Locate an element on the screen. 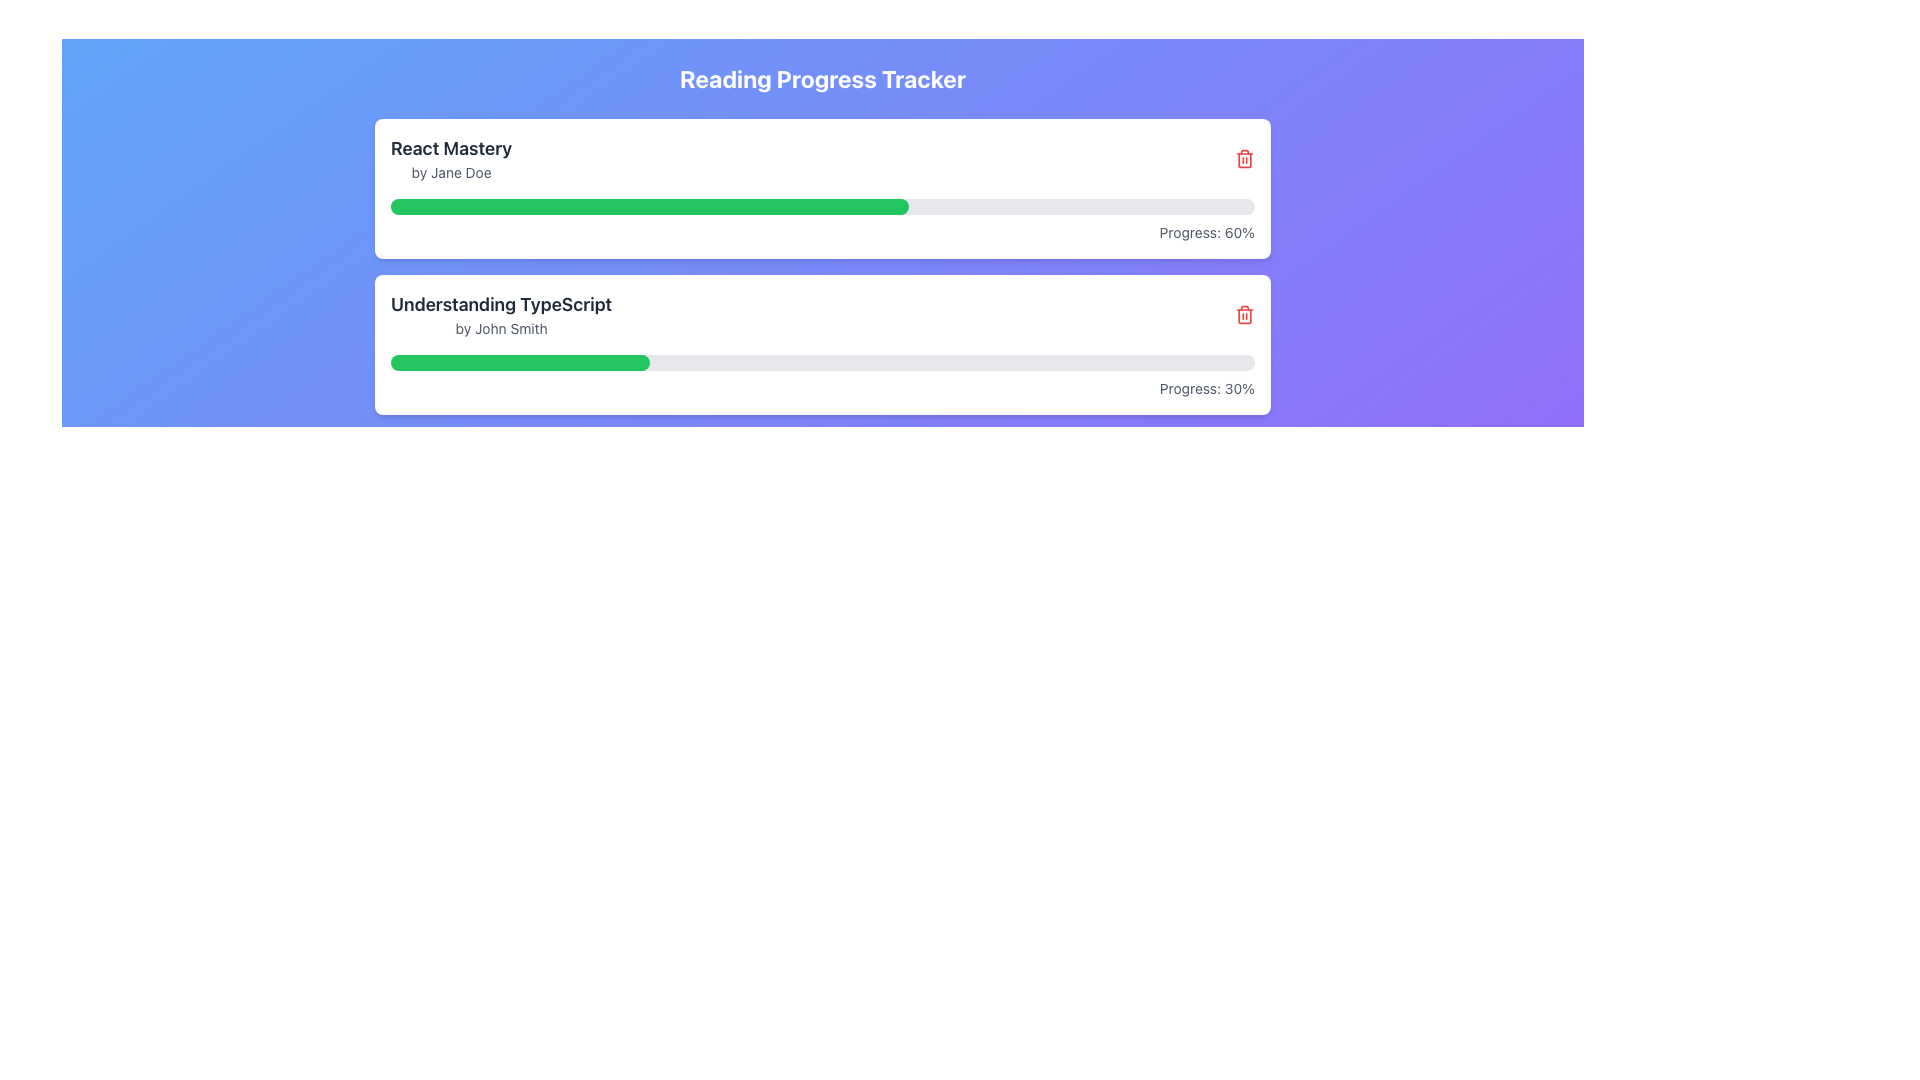  the visual representation of the progress bar located below the text 'Understanding TypeScript' and above the caption 'Progress: 30%' in the second card of the interface is located at coordinates (822, 362).